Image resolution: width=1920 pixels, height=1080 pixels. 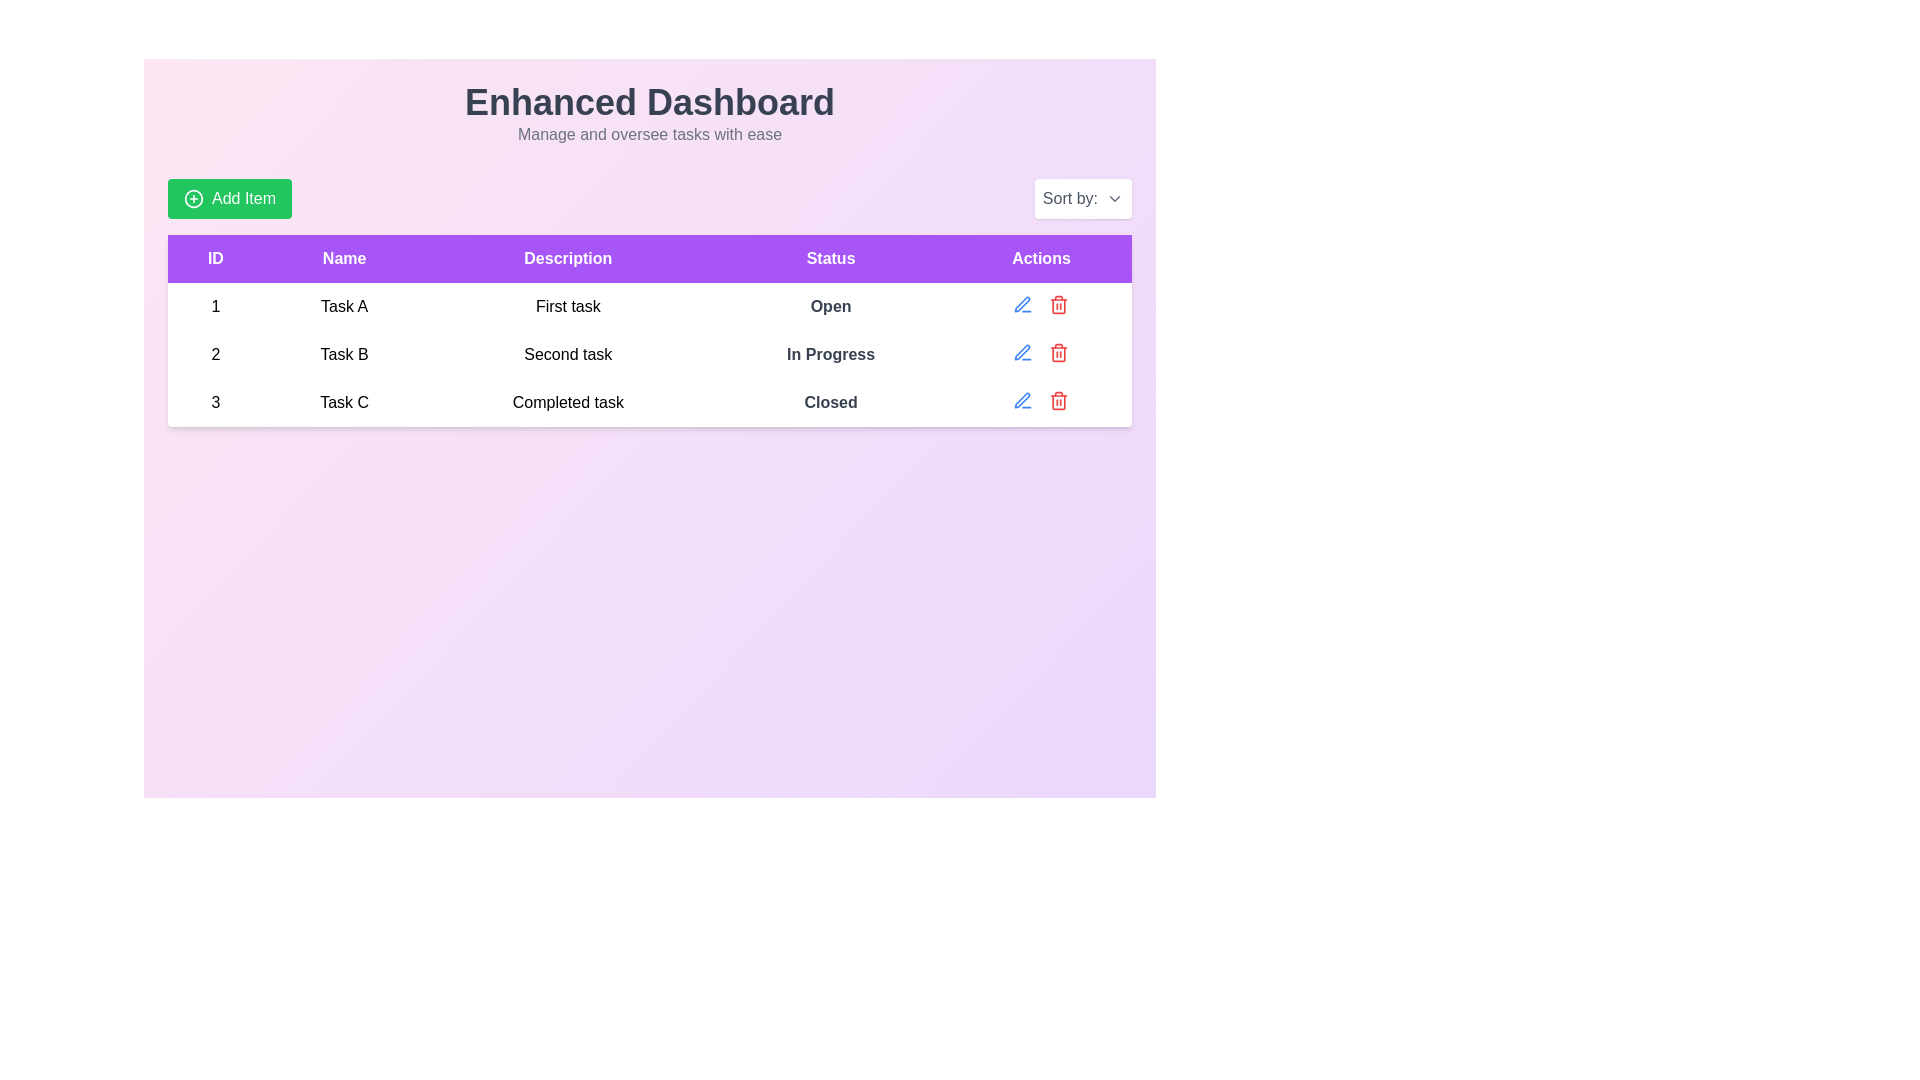 What do you see at coordinates (1058, 402) in the screenshot?
I see `the larger rectangular shape representing the body of the trash can icon located in the 'Actions' column of the third row in the table` at bounding box center [1058, 402].